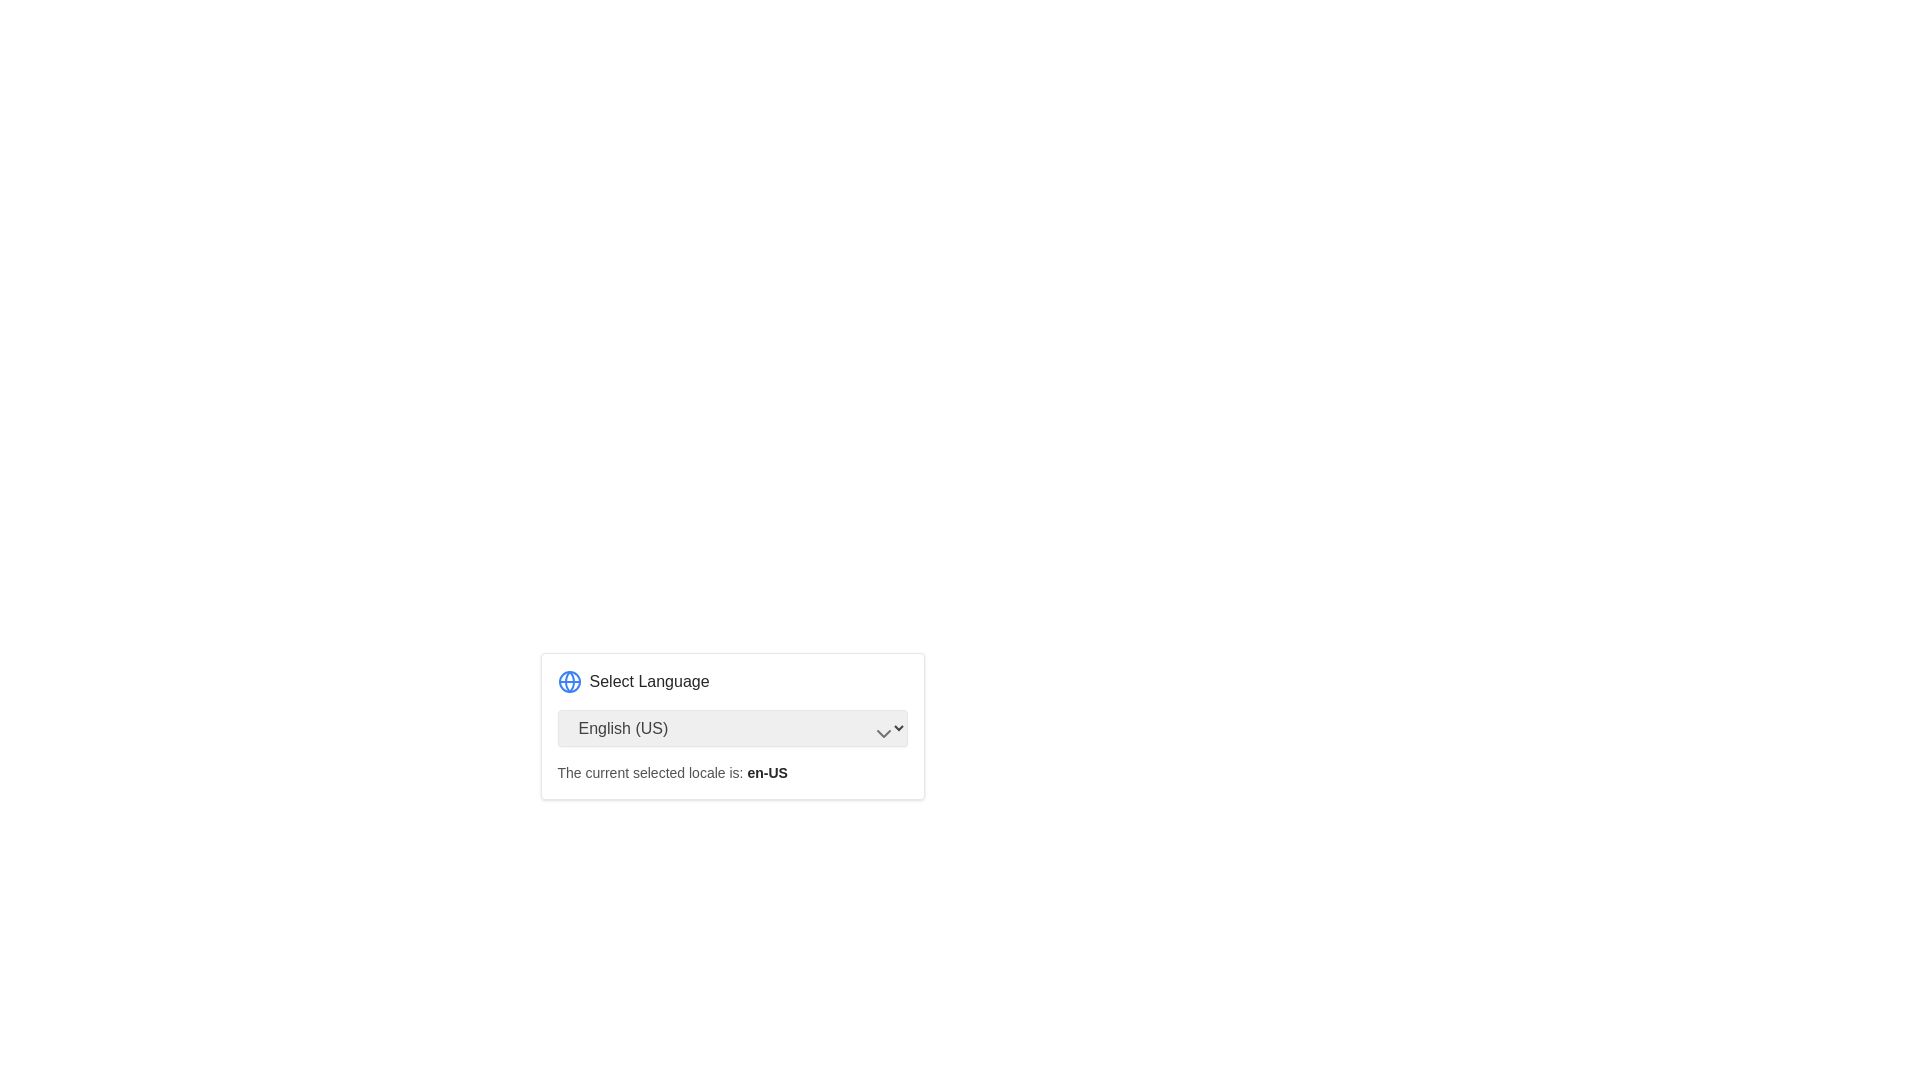 Image resolution: width=1920 pixels, height=1080 pixels. What do you see at coordinates (731, 779) in the screenshot?
I see `displayed information about the current locale from the 'Select Language' element, which includes the dropdown and the text stating 'The current selected locale is: en-US'` at bounding box center [731, 779].